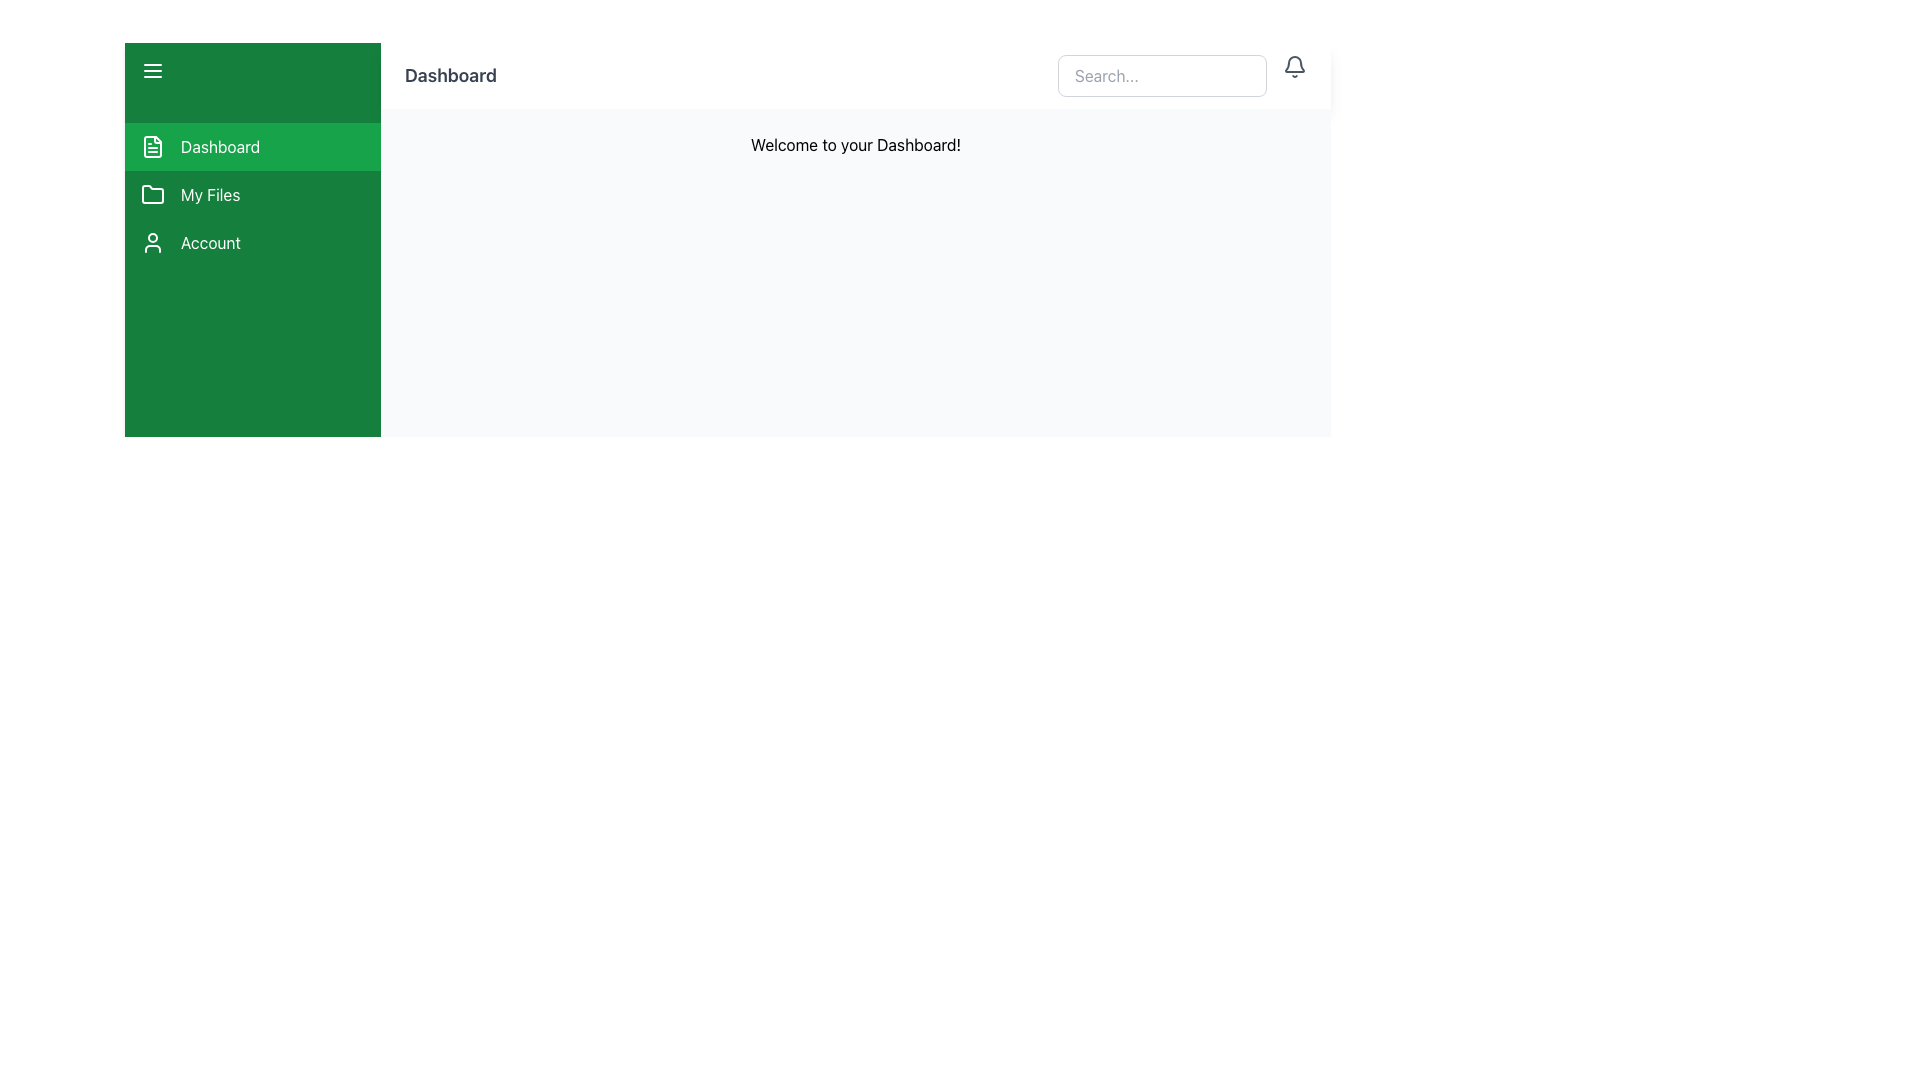 Image resolution: width=1920 pixels, height=1080 pixels. I want to click on the topmost button in the sidebar, so click(252, 145).